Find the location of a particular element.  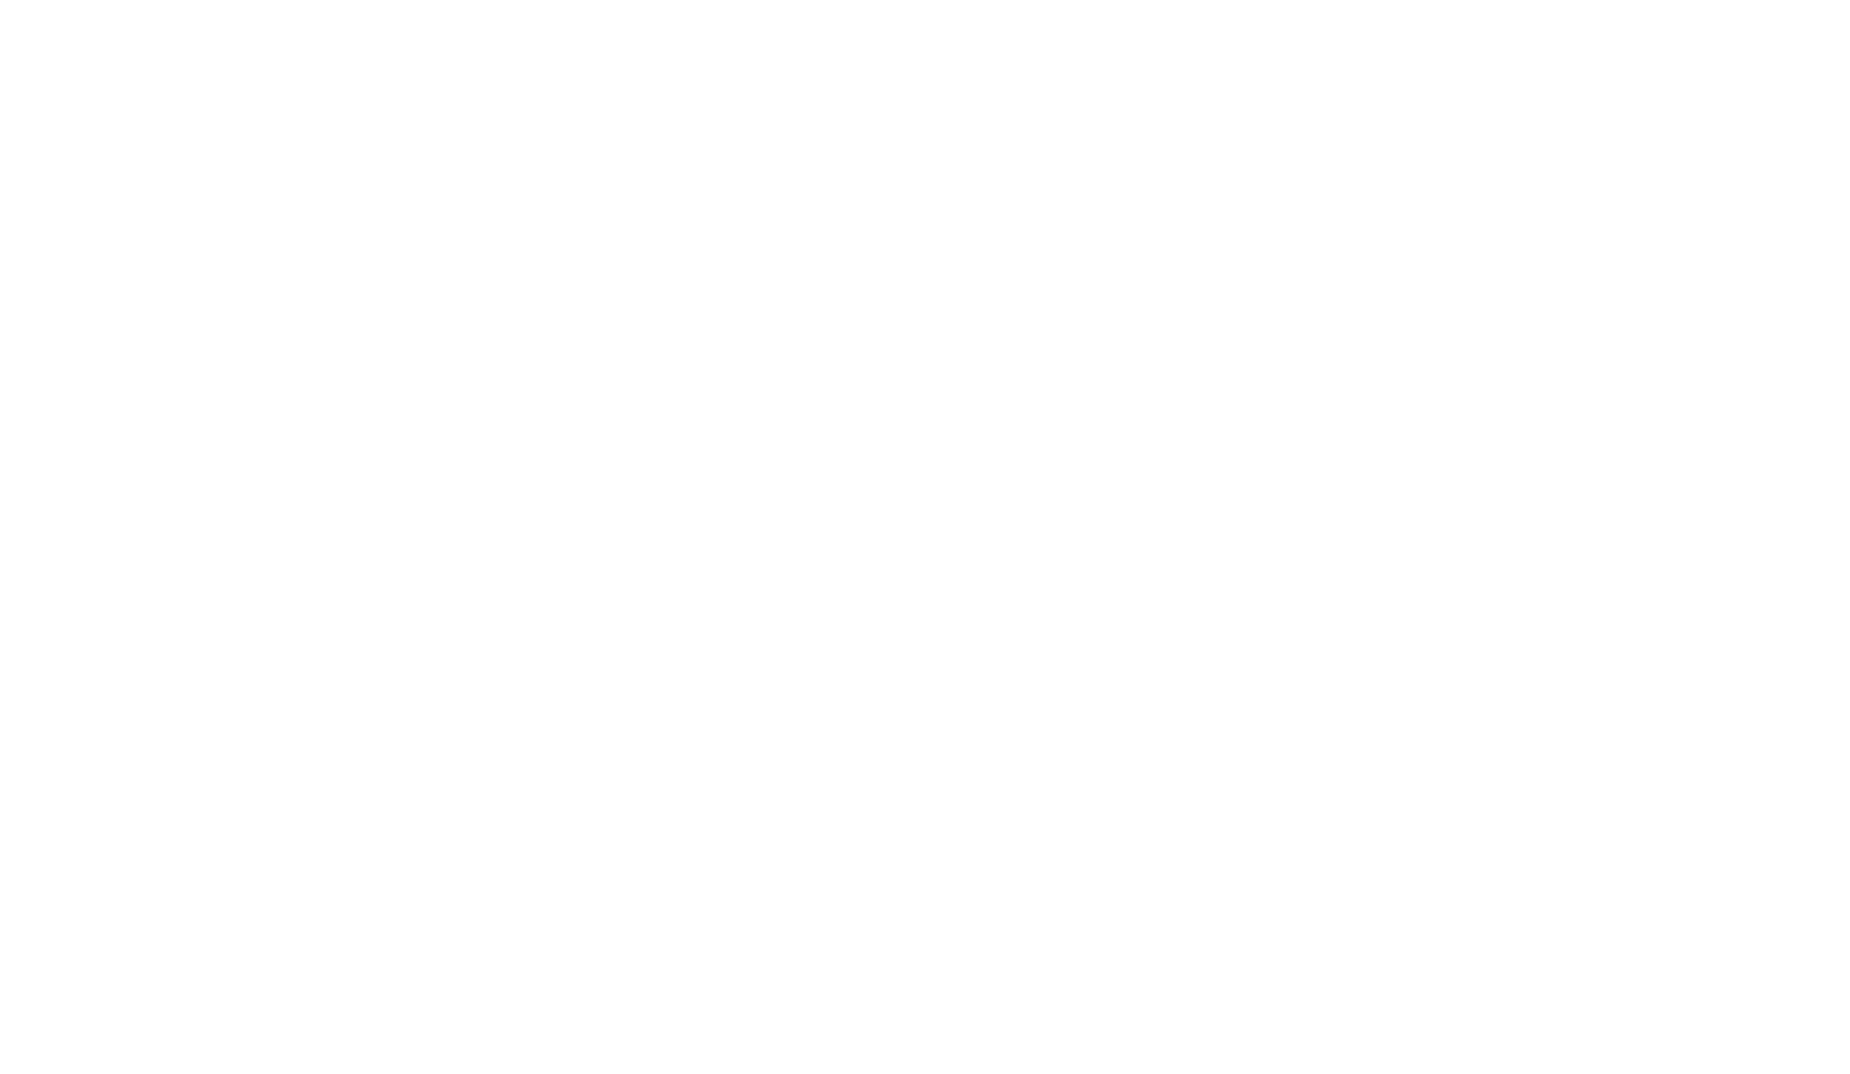

'Spotted par jilp95' is located at coordinates (443, 40).